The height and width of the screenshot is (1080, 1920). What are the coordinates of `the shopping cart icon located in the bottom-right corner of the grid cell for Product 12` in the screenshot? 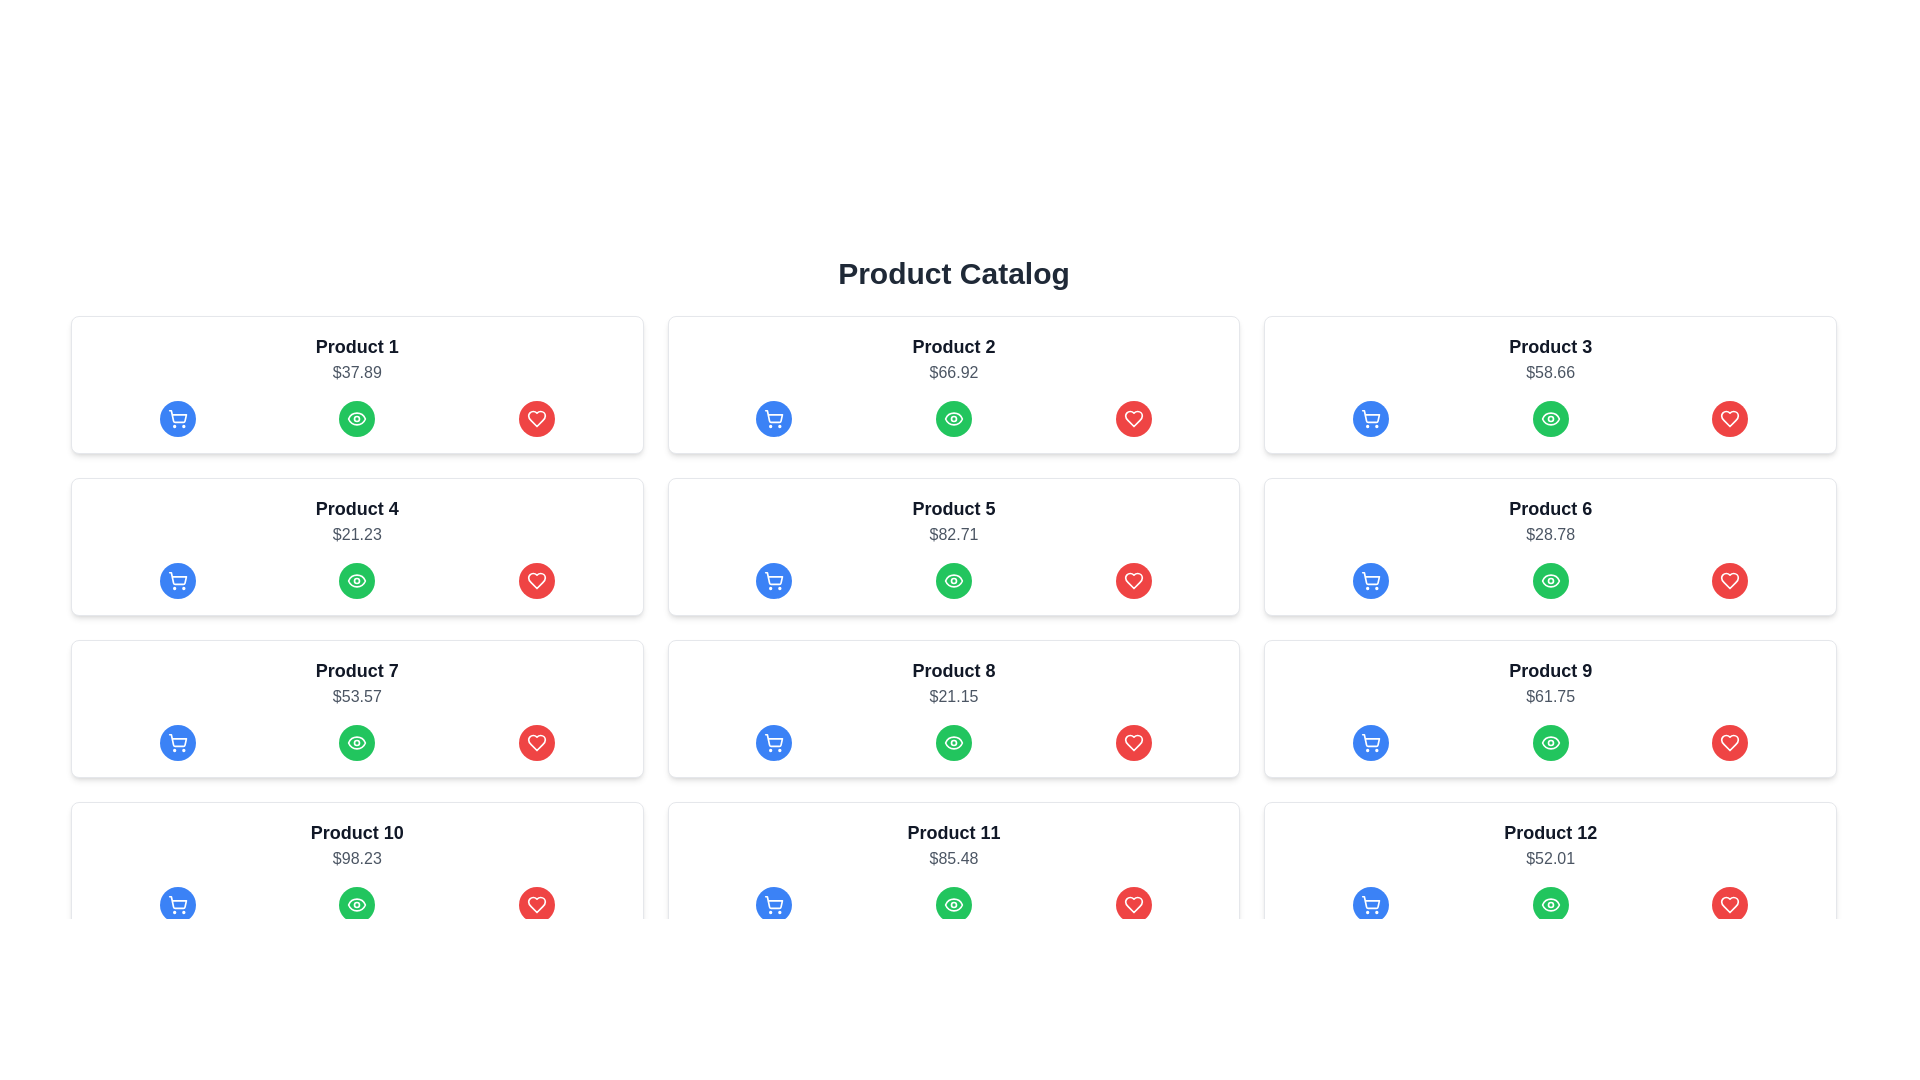 It's located at (1370, 902).